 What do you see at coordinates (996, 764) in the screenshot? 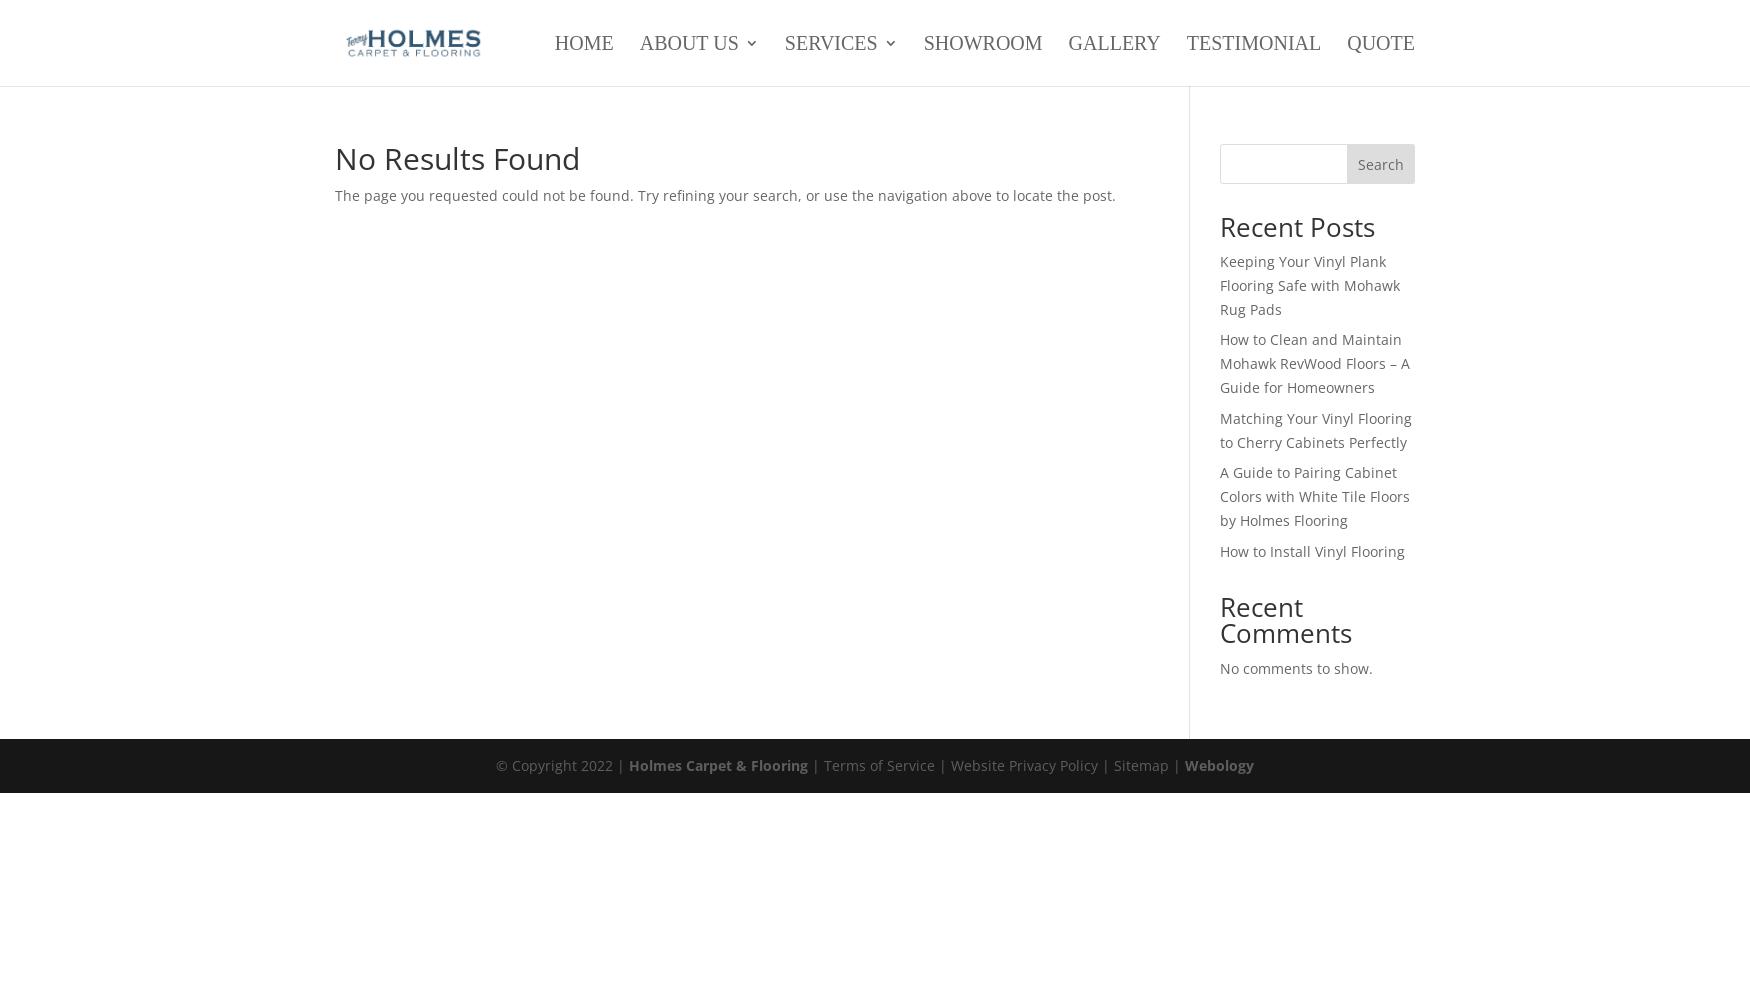
I see `'| Terms of Service | Website Privacy Policy | Sitemap |'` at bounding box center [996, 764].